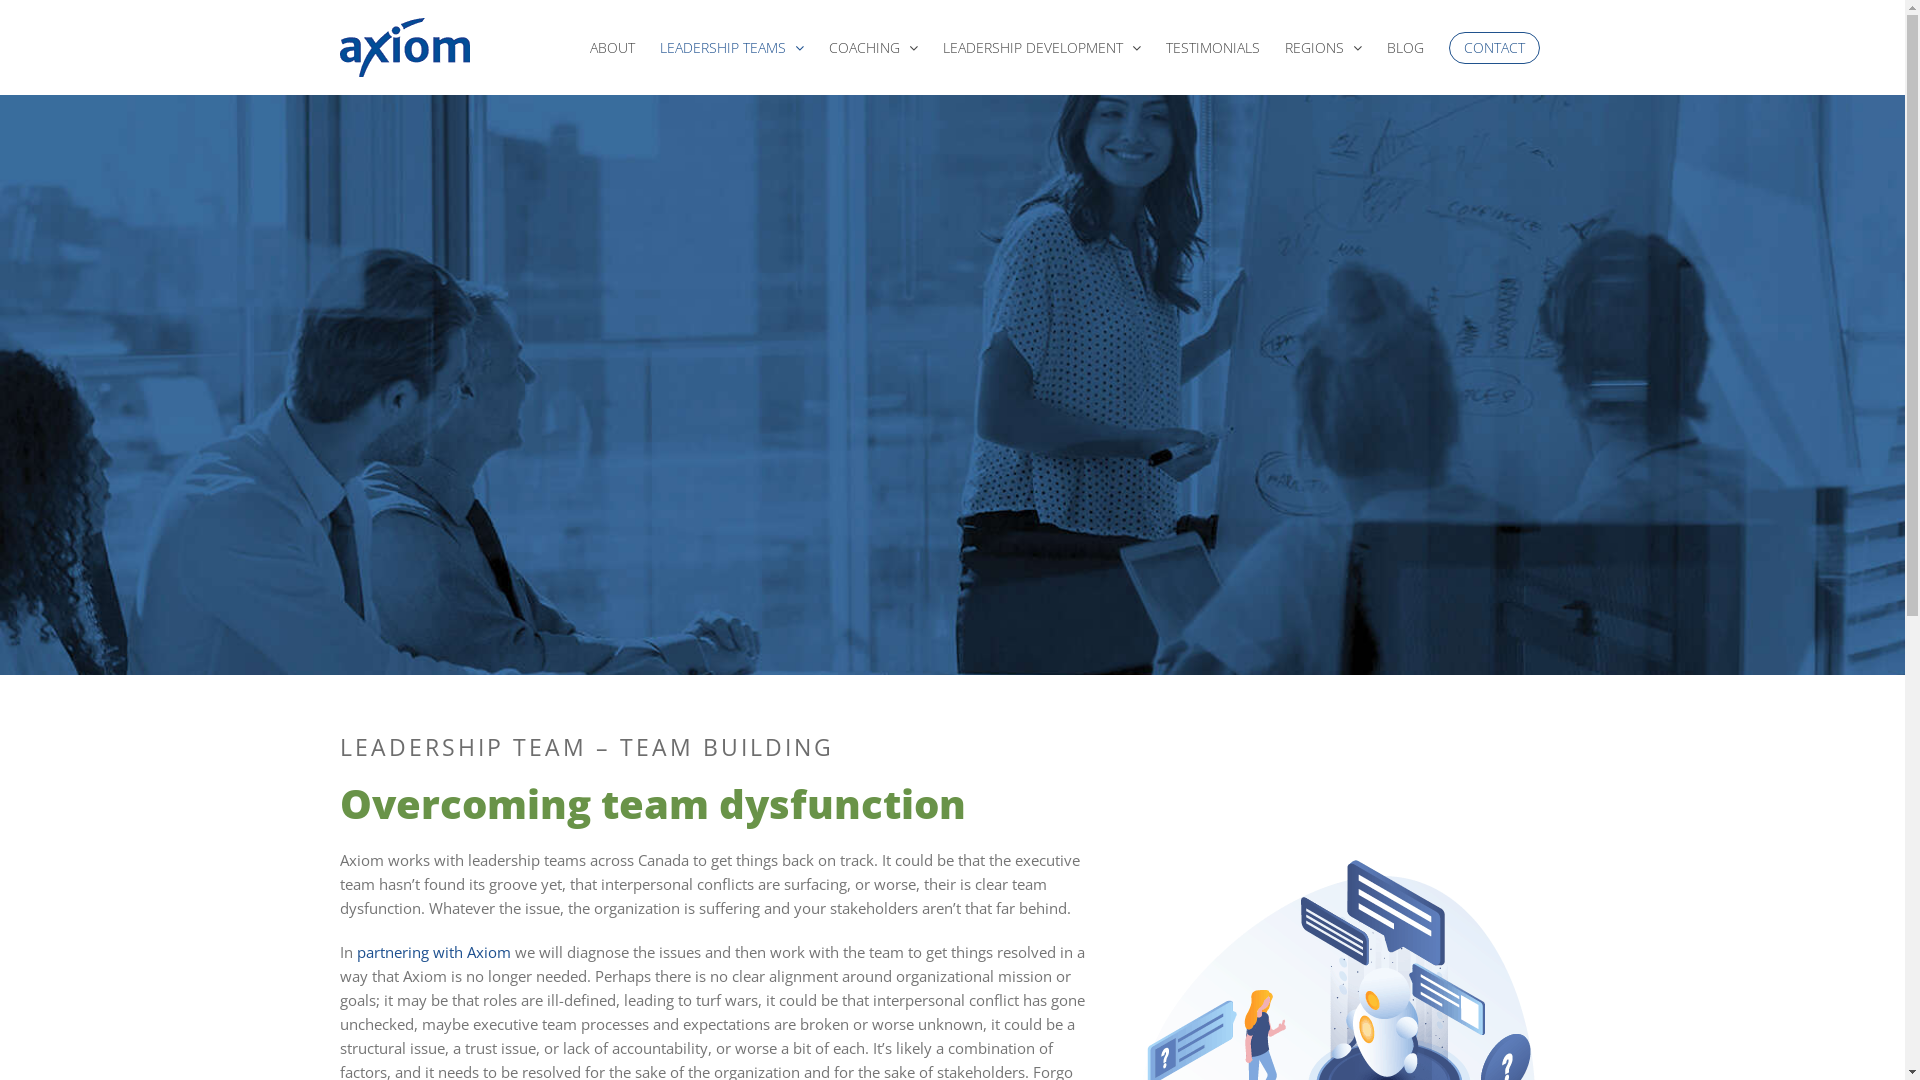 This screenshot has width=1920, height=1080. What do you see at coordinates (1323, 46) in the screenshot?
I see `'REGIONS'` at bounding box center [1323, 46].